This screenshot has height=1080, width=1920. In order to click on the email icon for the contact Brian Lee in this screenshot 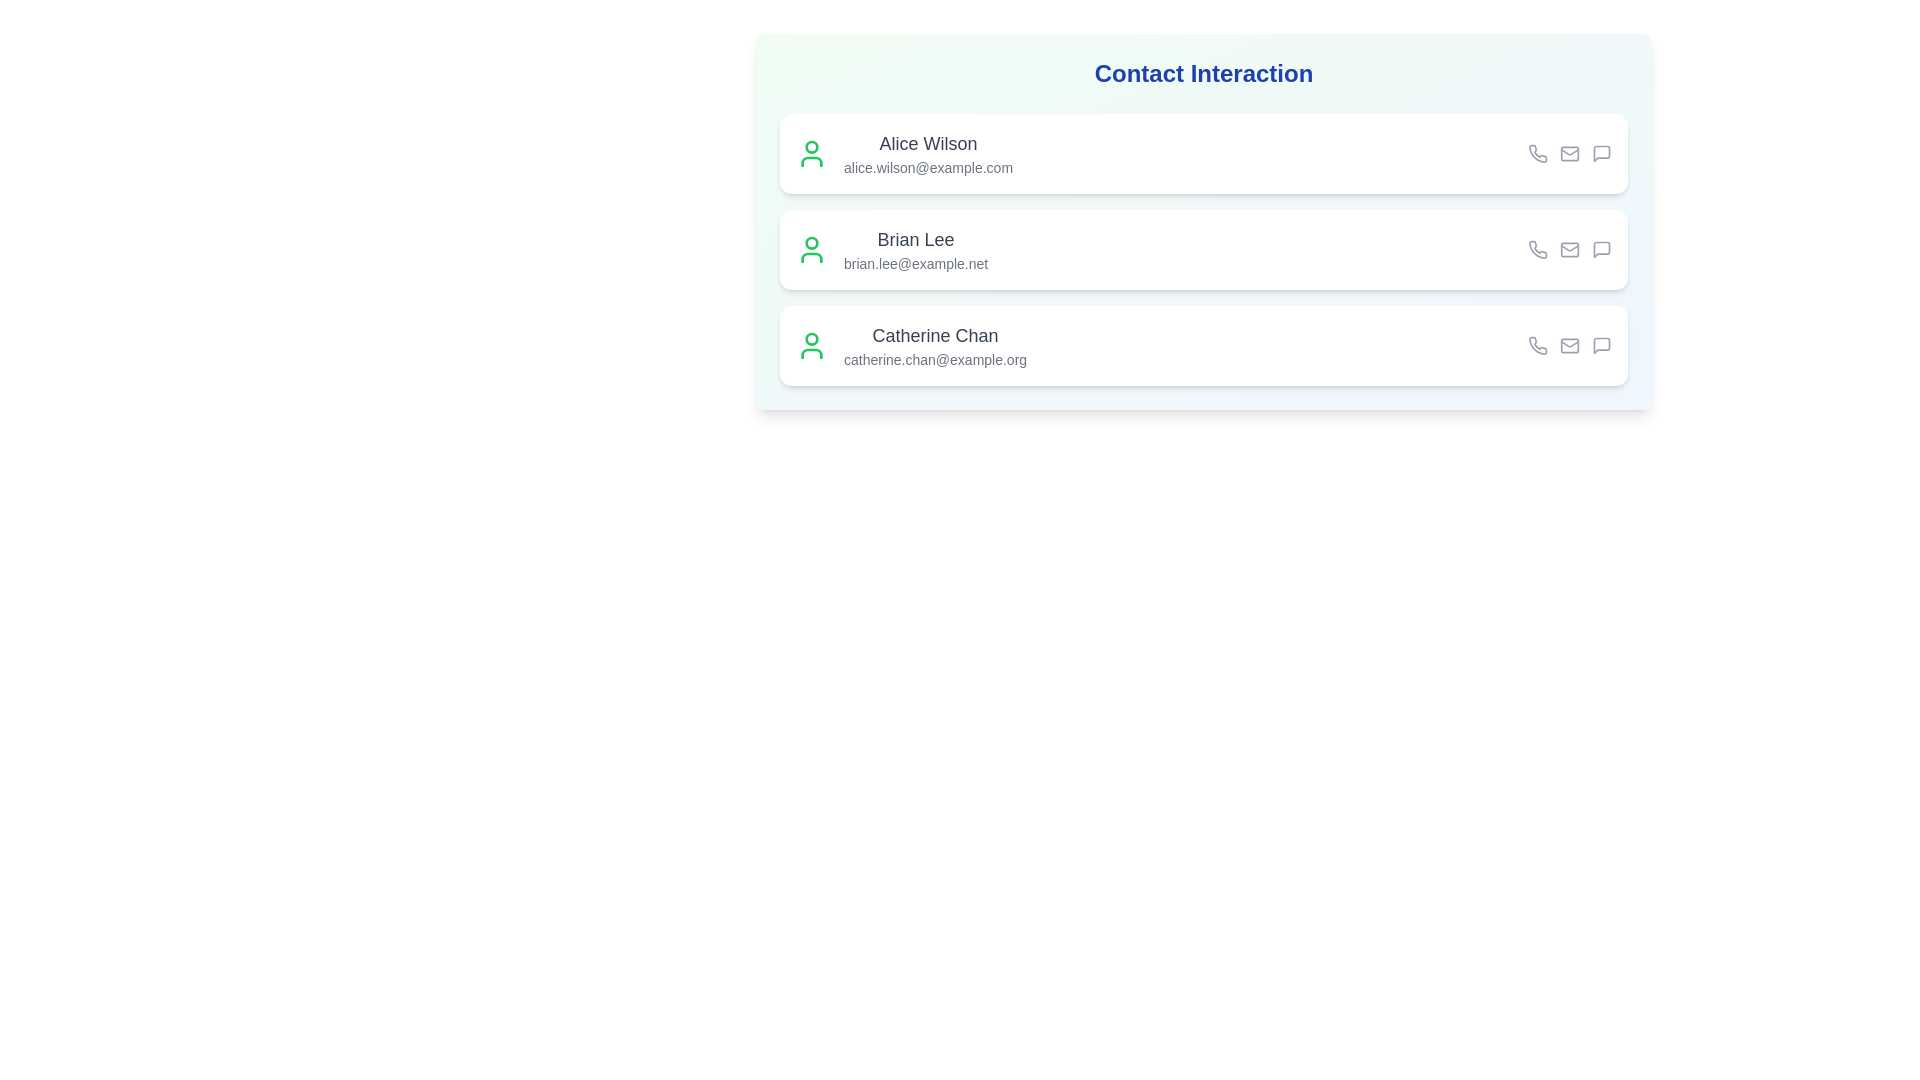, I will do `click(1568, 249)`.